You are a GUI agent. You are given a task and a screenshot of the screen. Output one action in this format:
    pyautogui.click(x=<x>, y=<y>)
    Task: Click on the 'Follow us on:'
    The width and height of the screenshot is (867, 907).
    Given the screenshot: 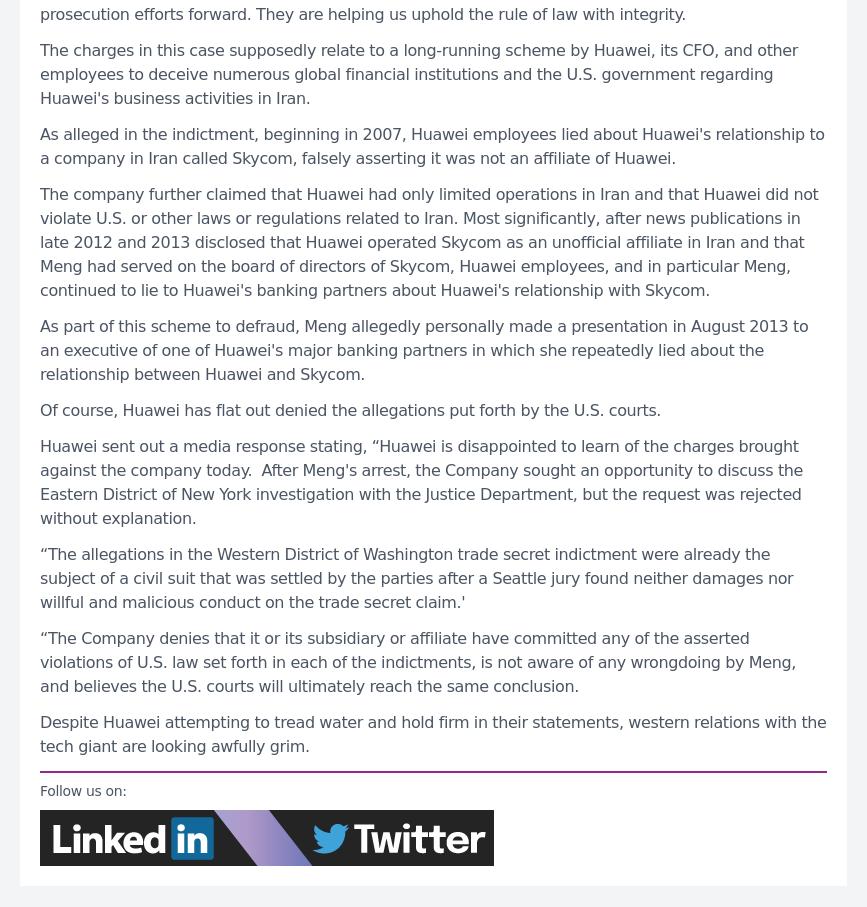 What is the action you would take?
    pyautogui.click(x=82, y=789)
    